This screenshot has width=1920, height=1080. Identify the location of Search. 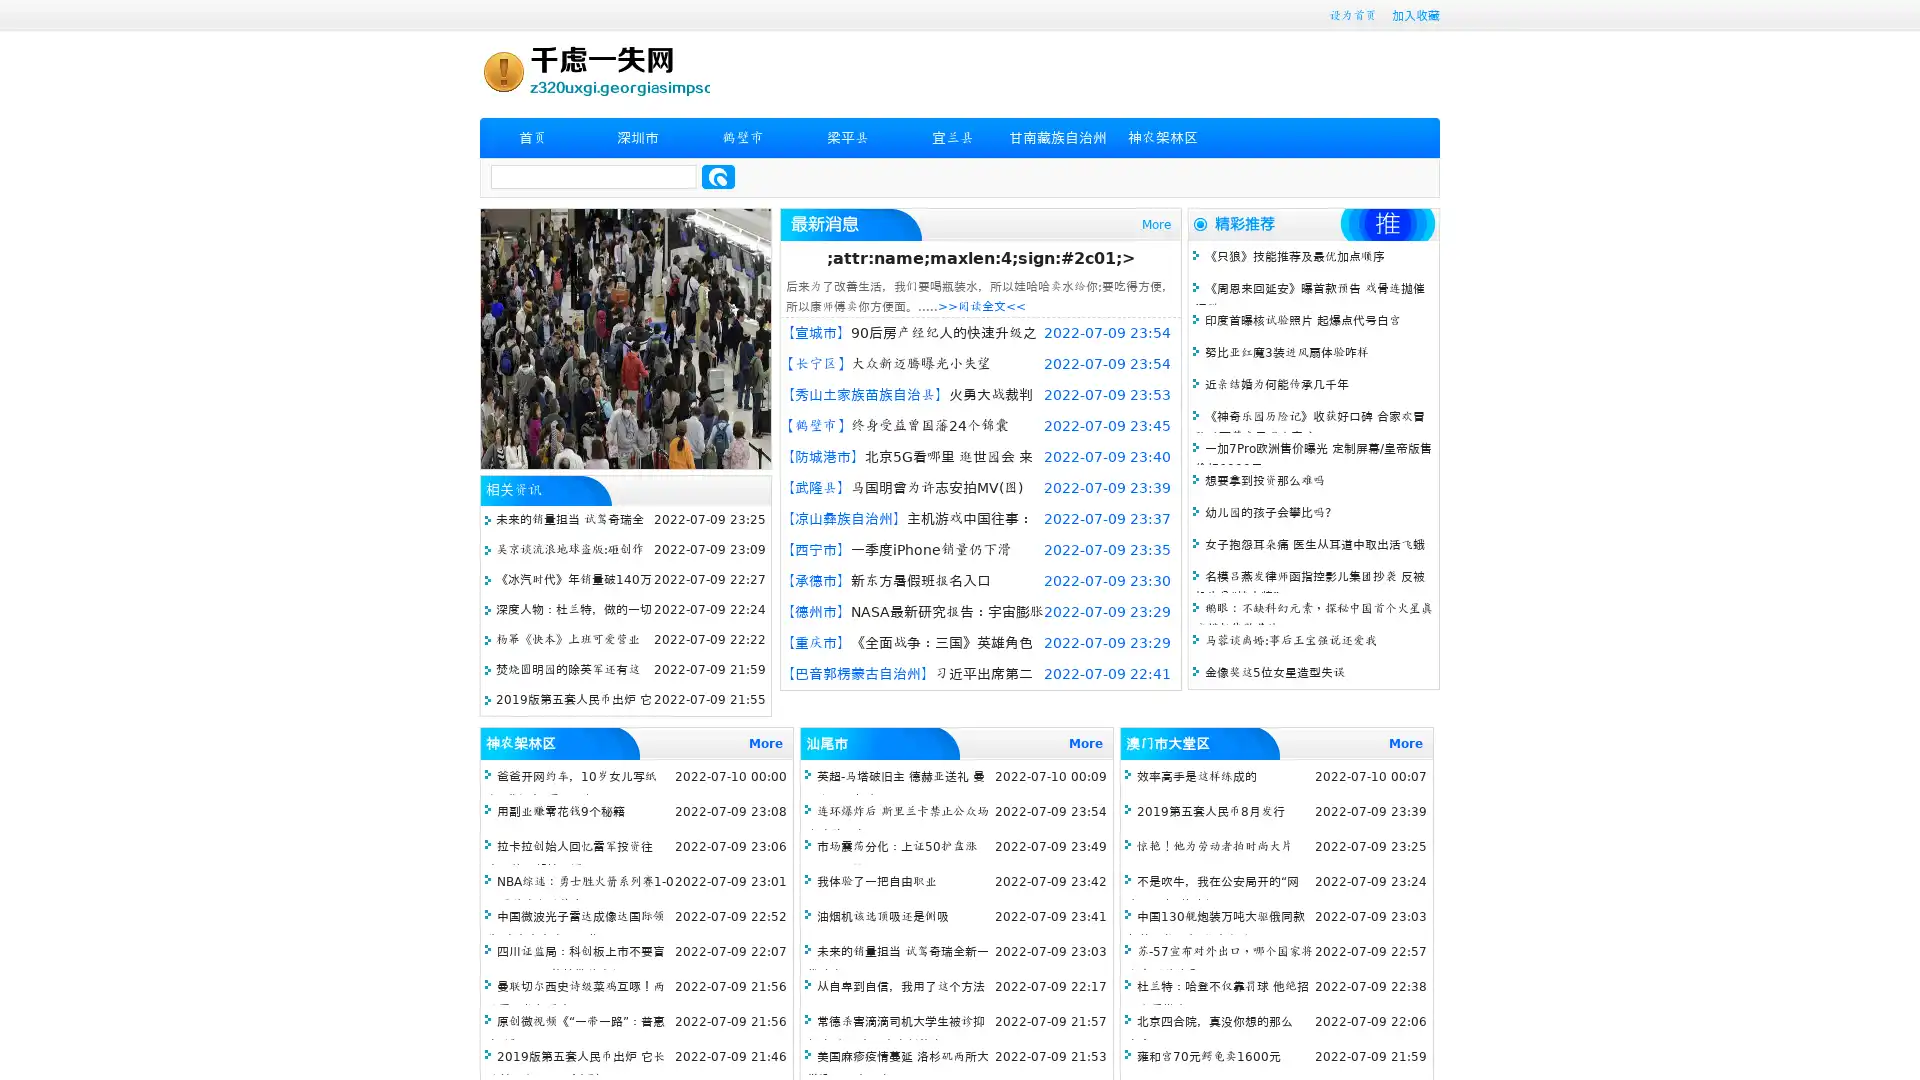
(718, 176).